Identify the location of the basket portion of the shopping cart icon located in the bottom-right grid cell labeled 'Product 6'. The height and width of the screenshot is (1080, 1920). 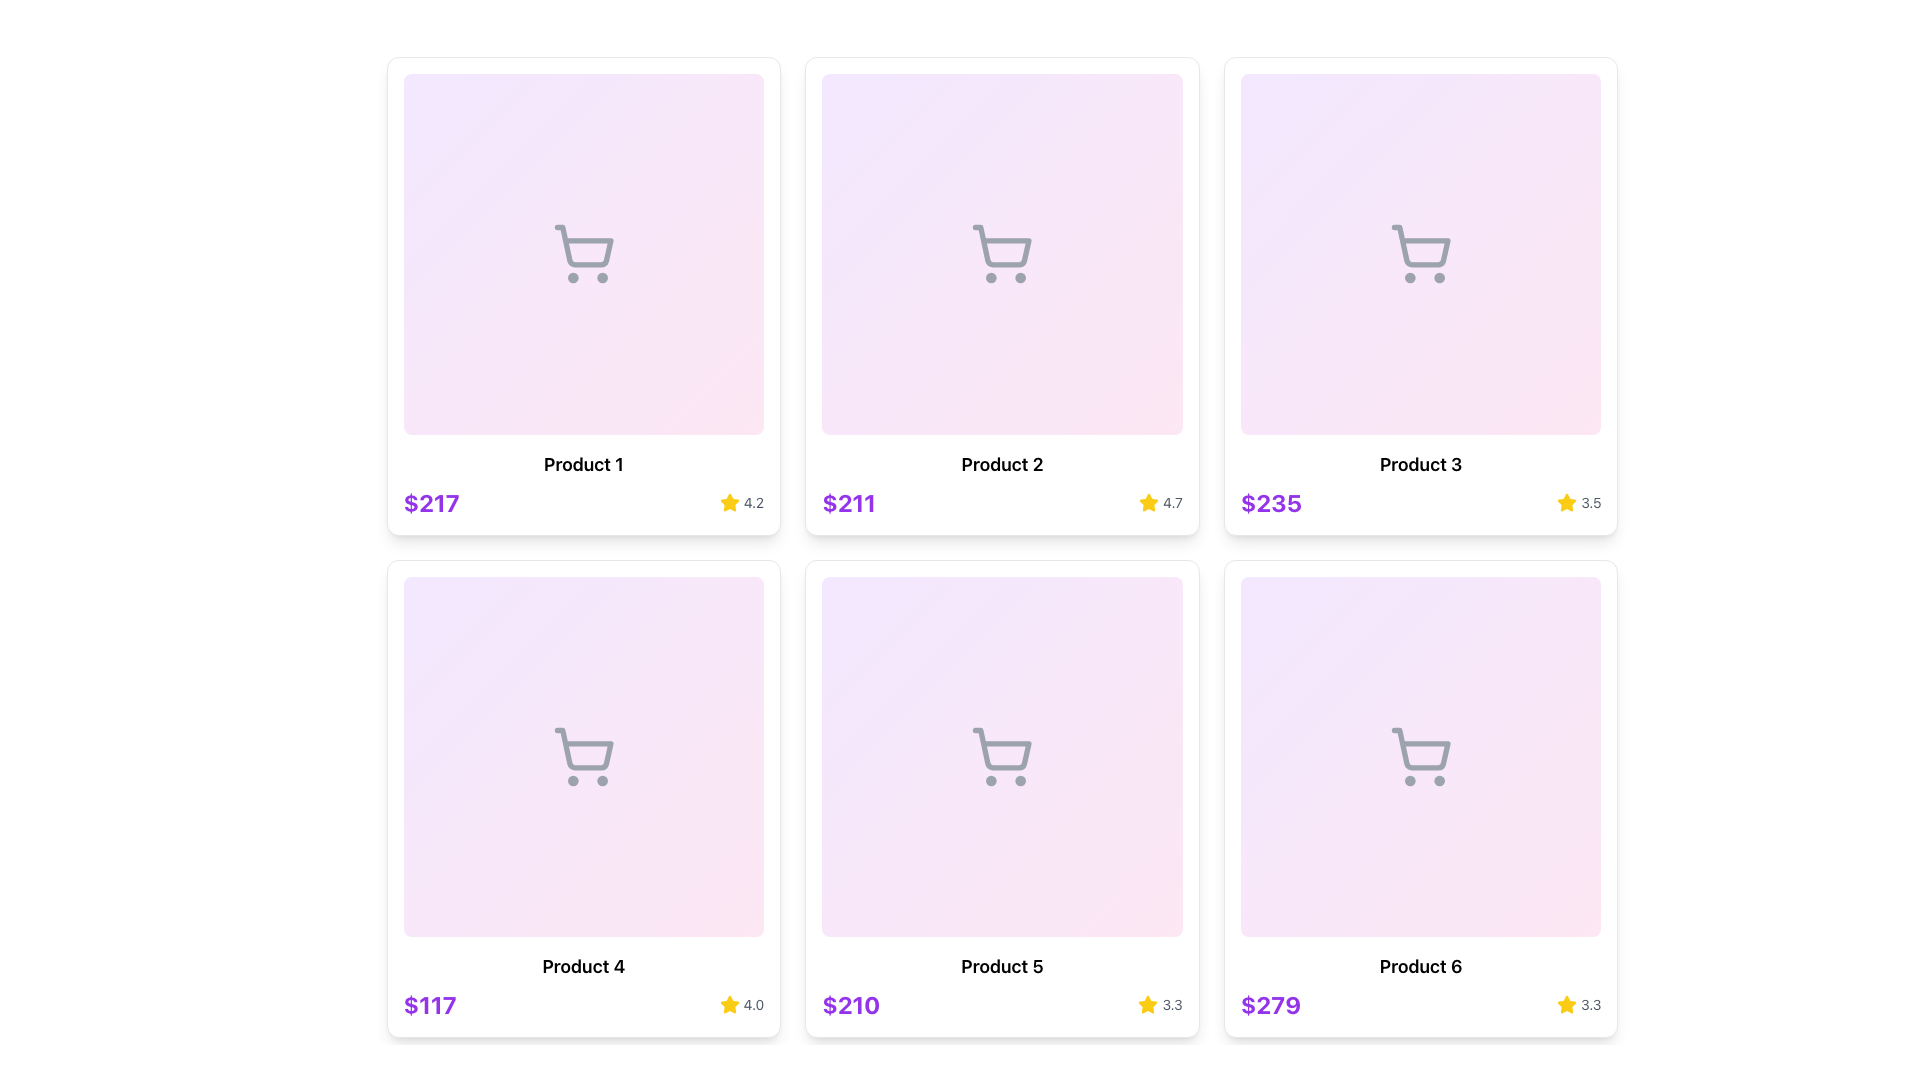
(1420, 749).